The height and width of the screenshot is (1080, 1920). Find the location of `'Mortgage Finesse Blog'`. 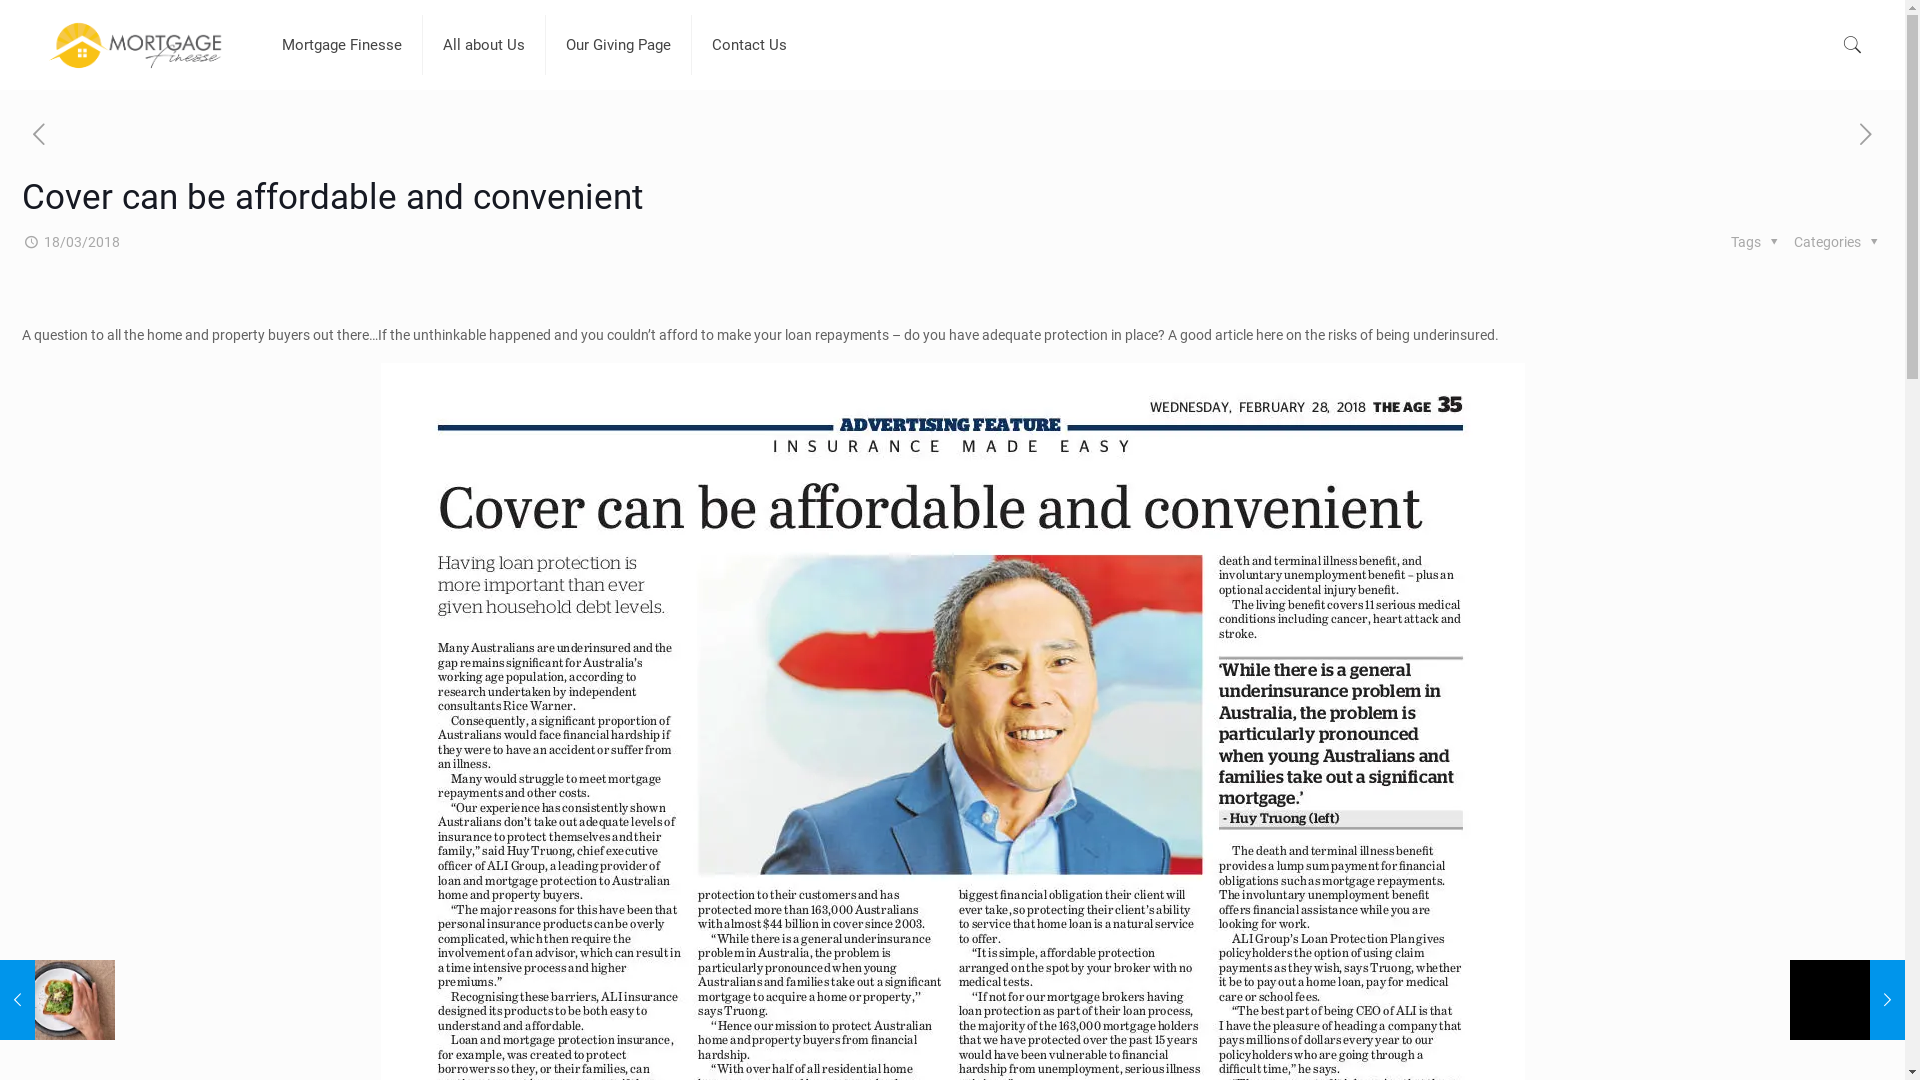

'Mortgage Finesse Blog' is located at coordinates (42, 45).